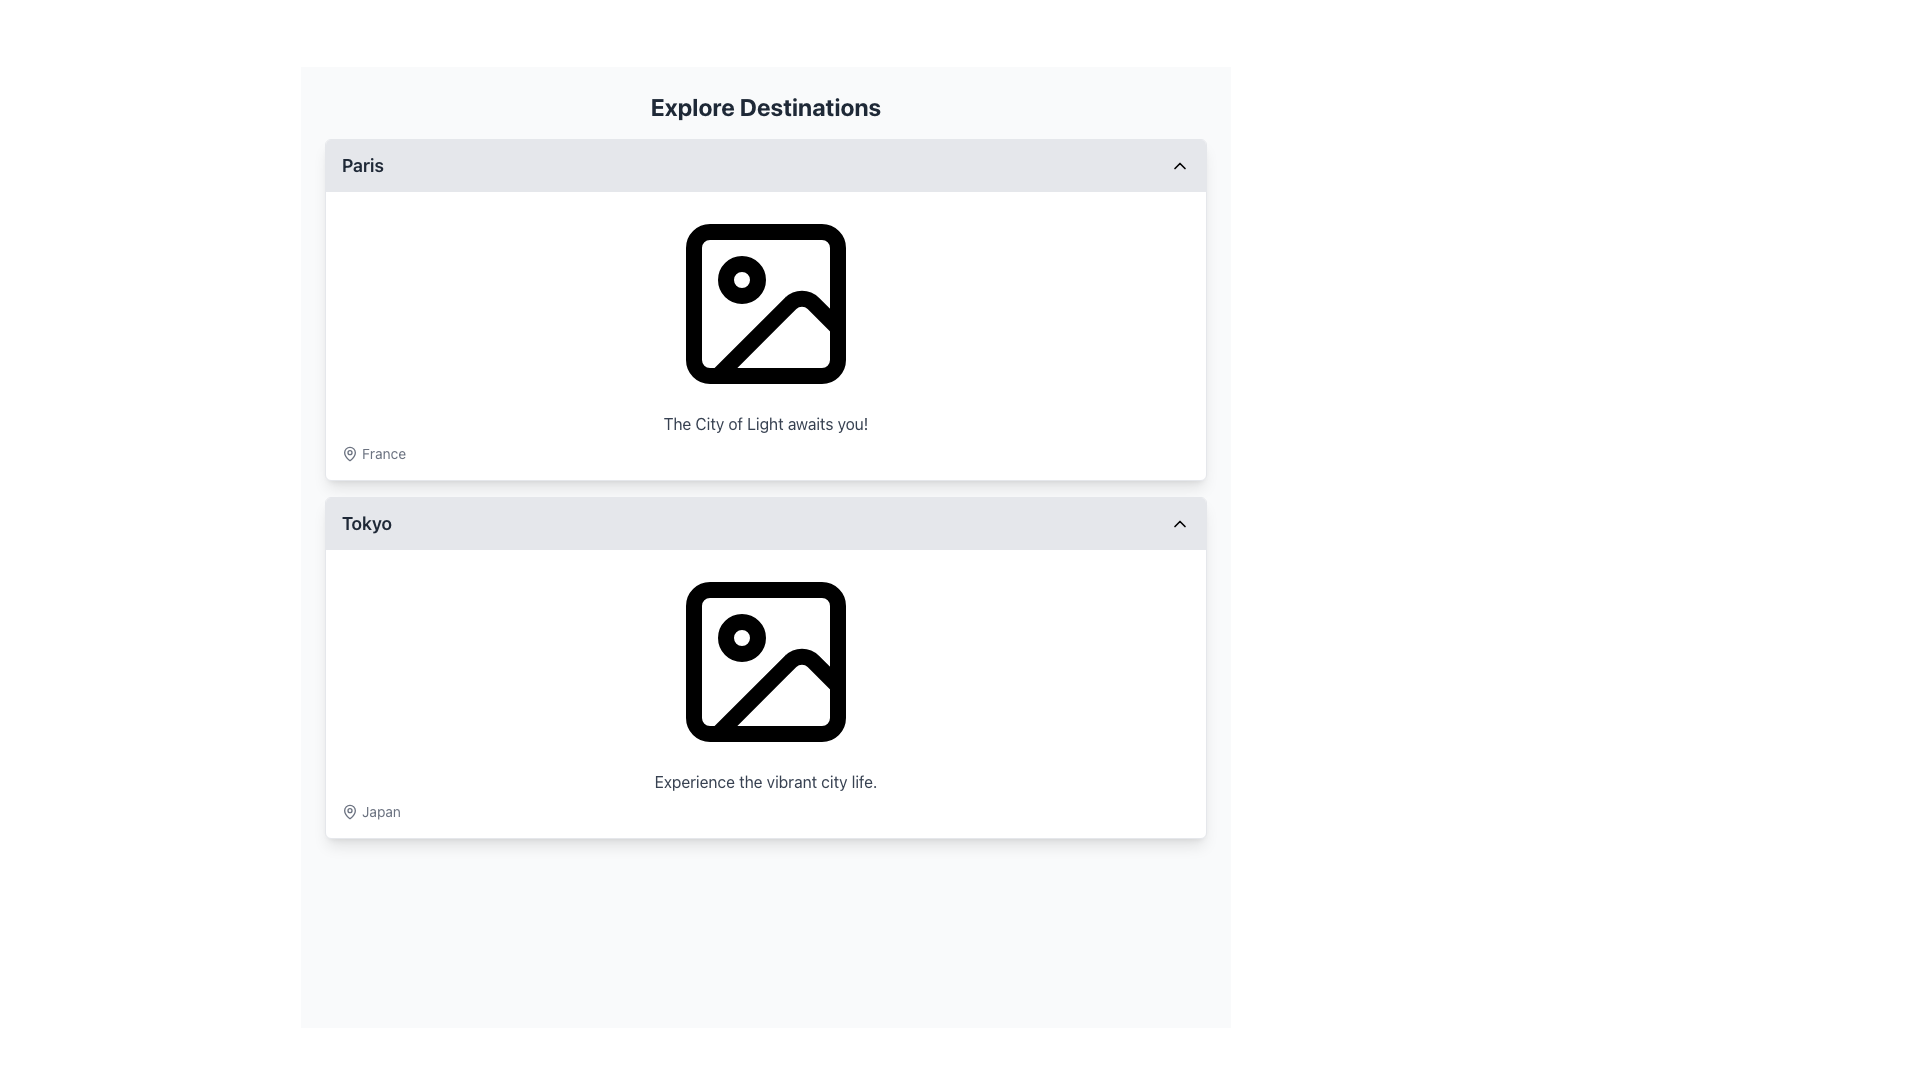  Describe the element at coordinates (741, 280) in the screenshot. I see `the small circular dot located within the top-left area of the framed picture icon in the card labeled 'Paris'` at that location.